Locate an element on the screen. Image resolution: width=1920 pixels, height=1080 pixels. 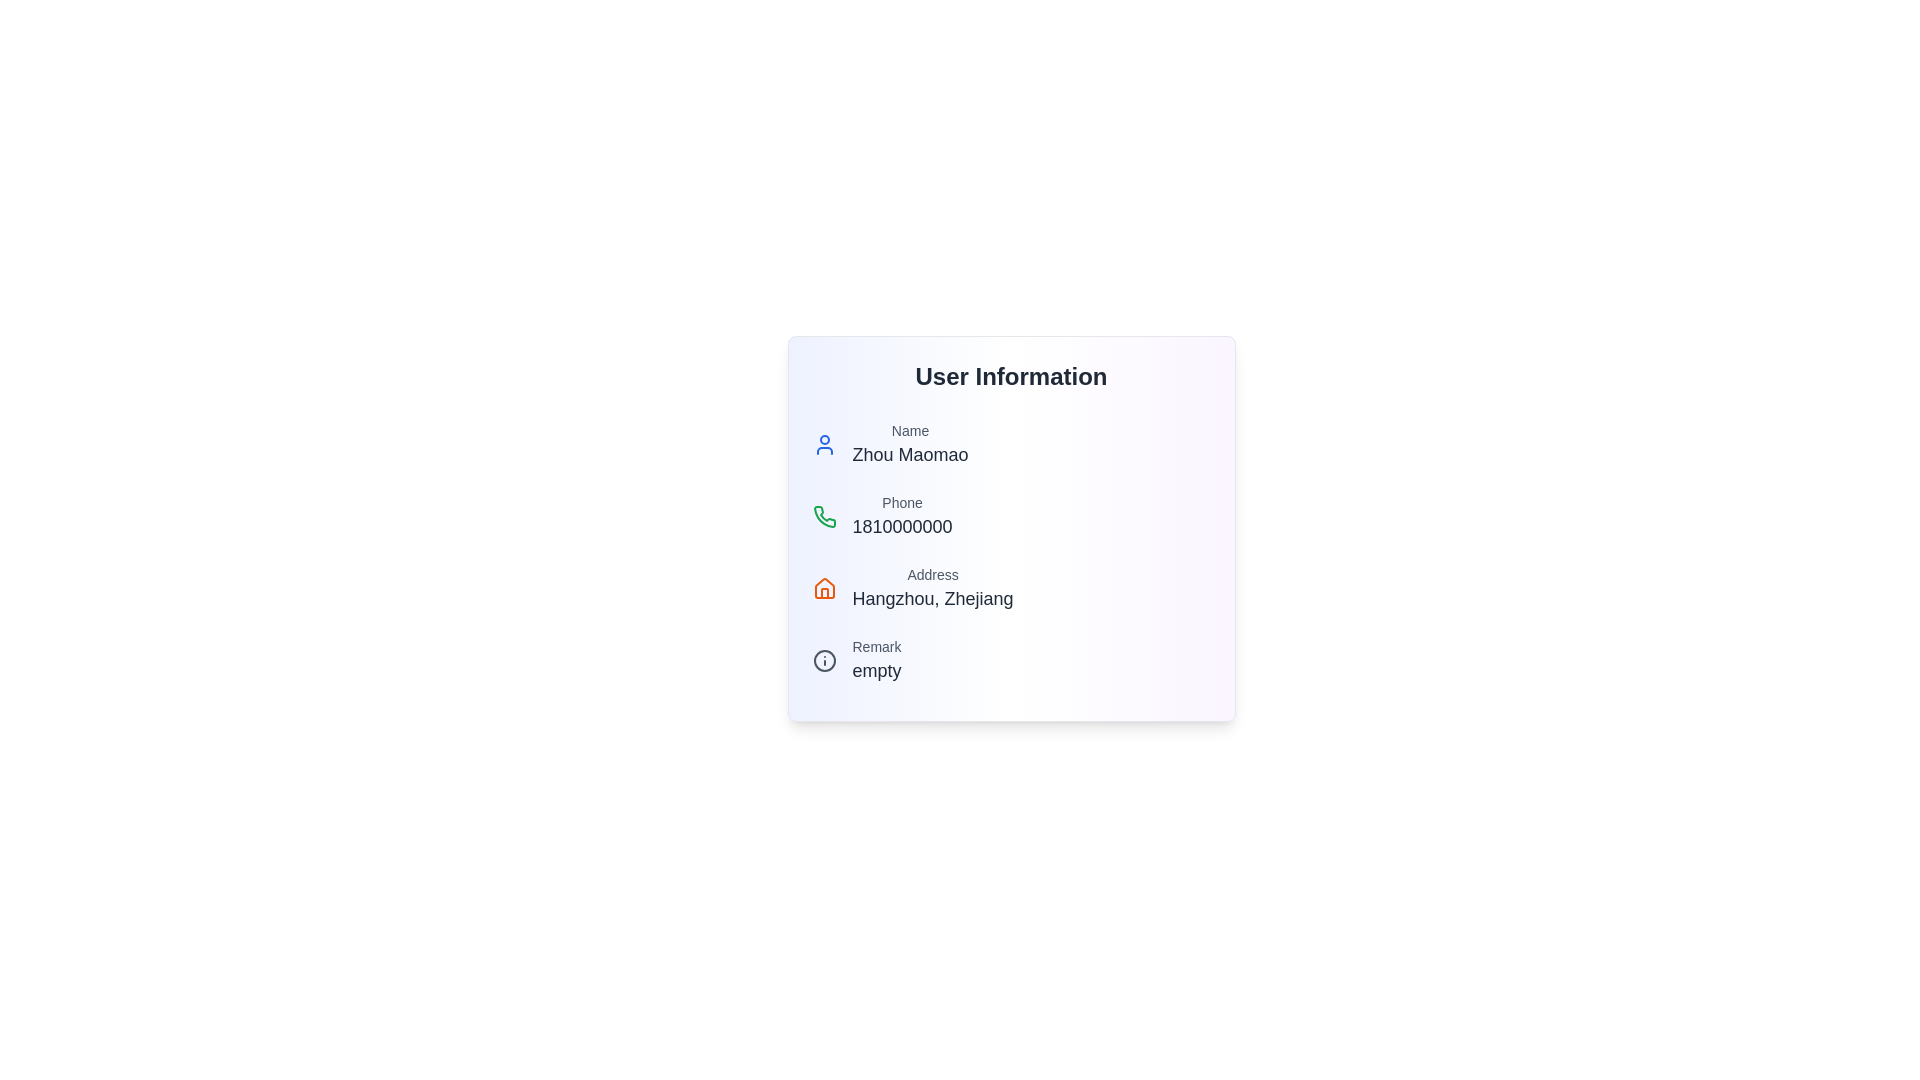
the 'Address' text label located in the 'User Information' panel, which is styled in gray and positioned above the specific address details is located at coordinates (932, 574).